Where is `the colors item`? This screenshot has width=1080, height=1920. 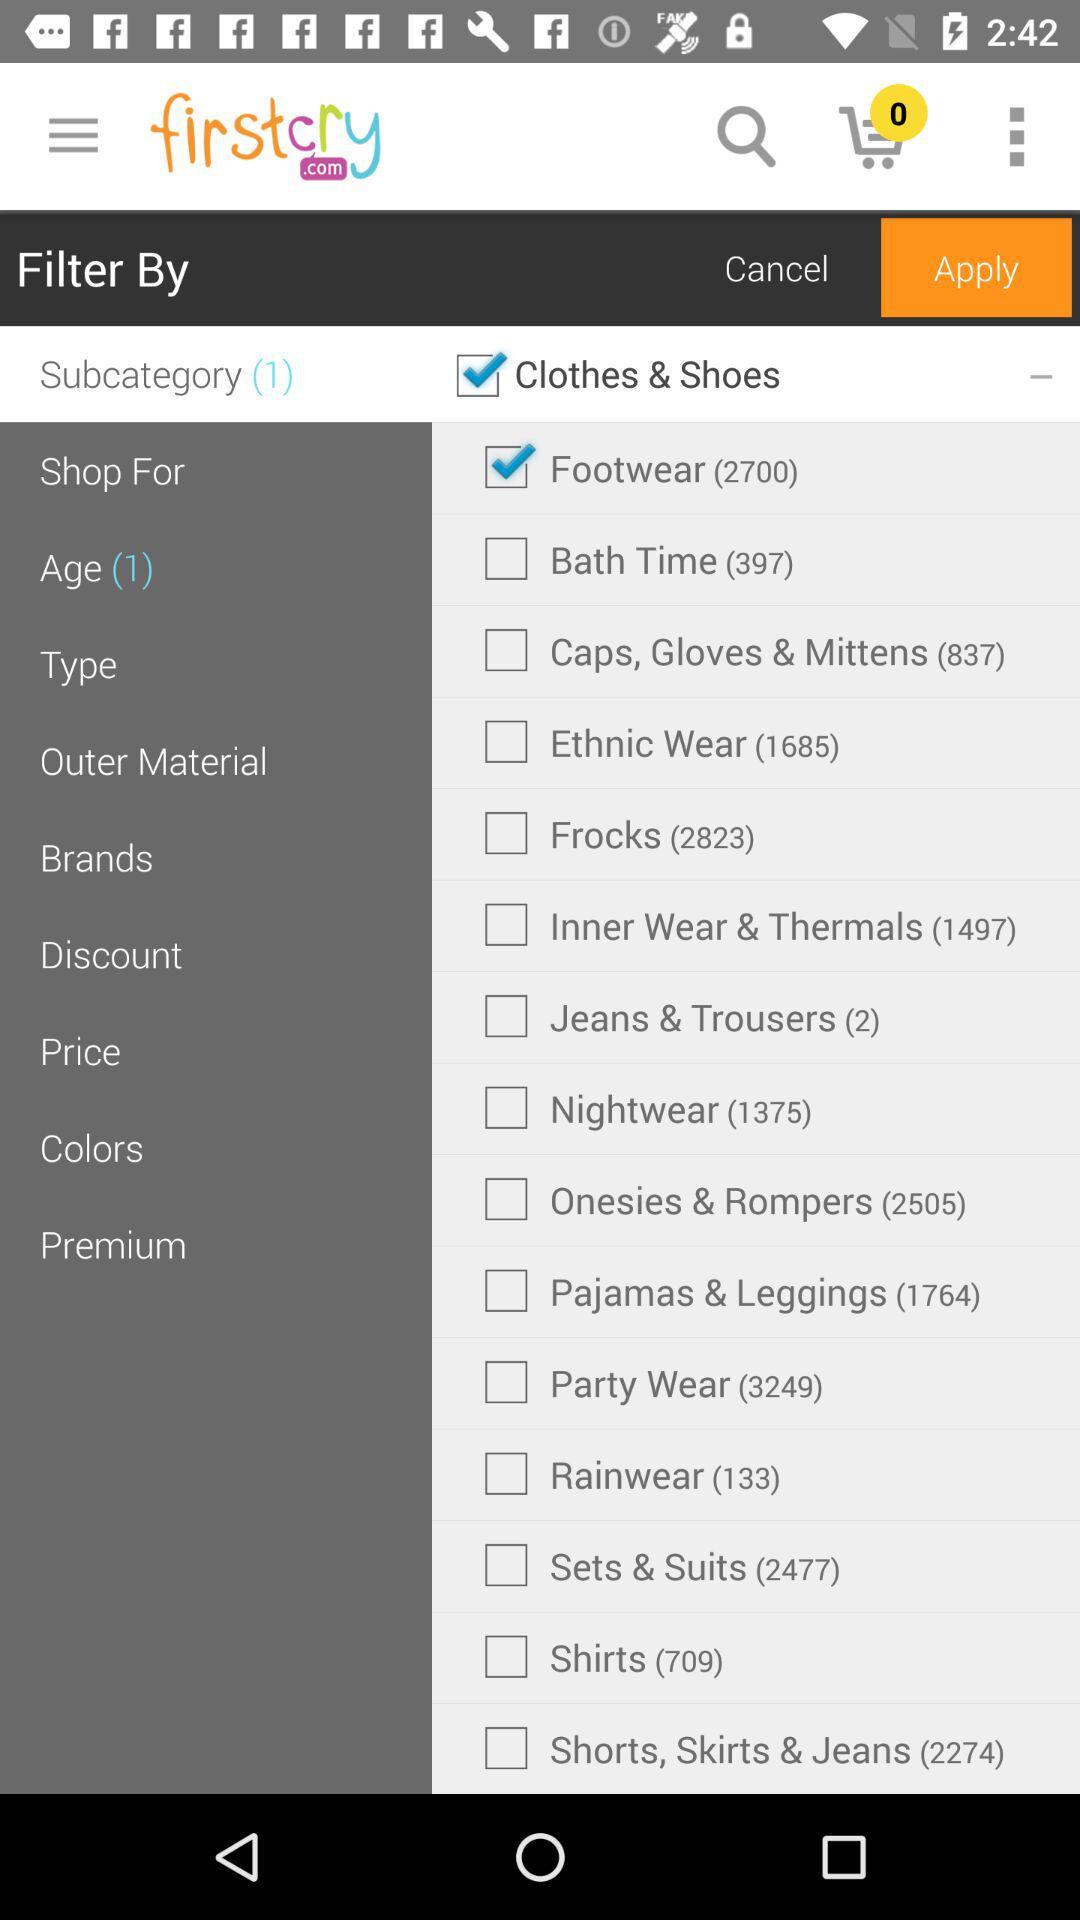 the colors item is located at coordinates (91, 1147).